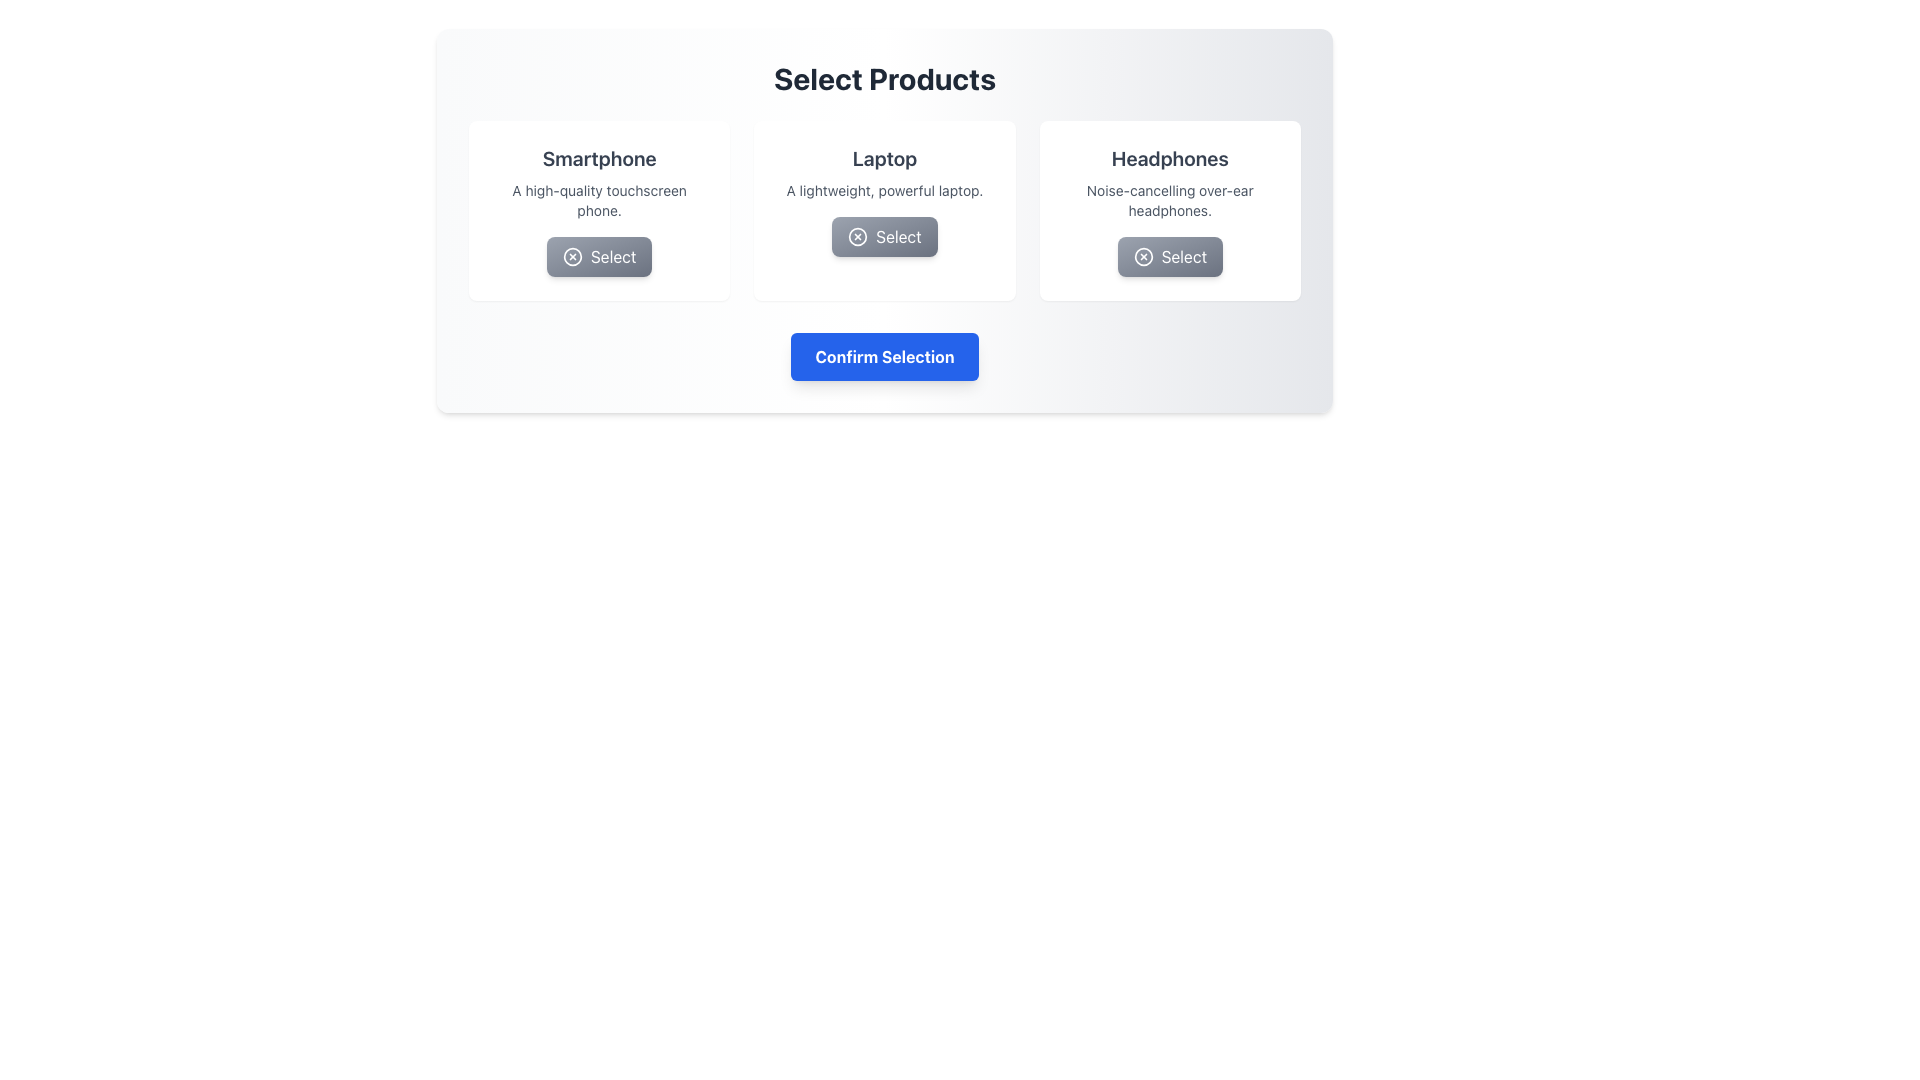 This screenshot has width=1920, height=1080. I want to click on the Text Label displaying 'A high-quality touchscreen phone.' located under the title 'Smartphone' in the product card layout, so click(598, 200).